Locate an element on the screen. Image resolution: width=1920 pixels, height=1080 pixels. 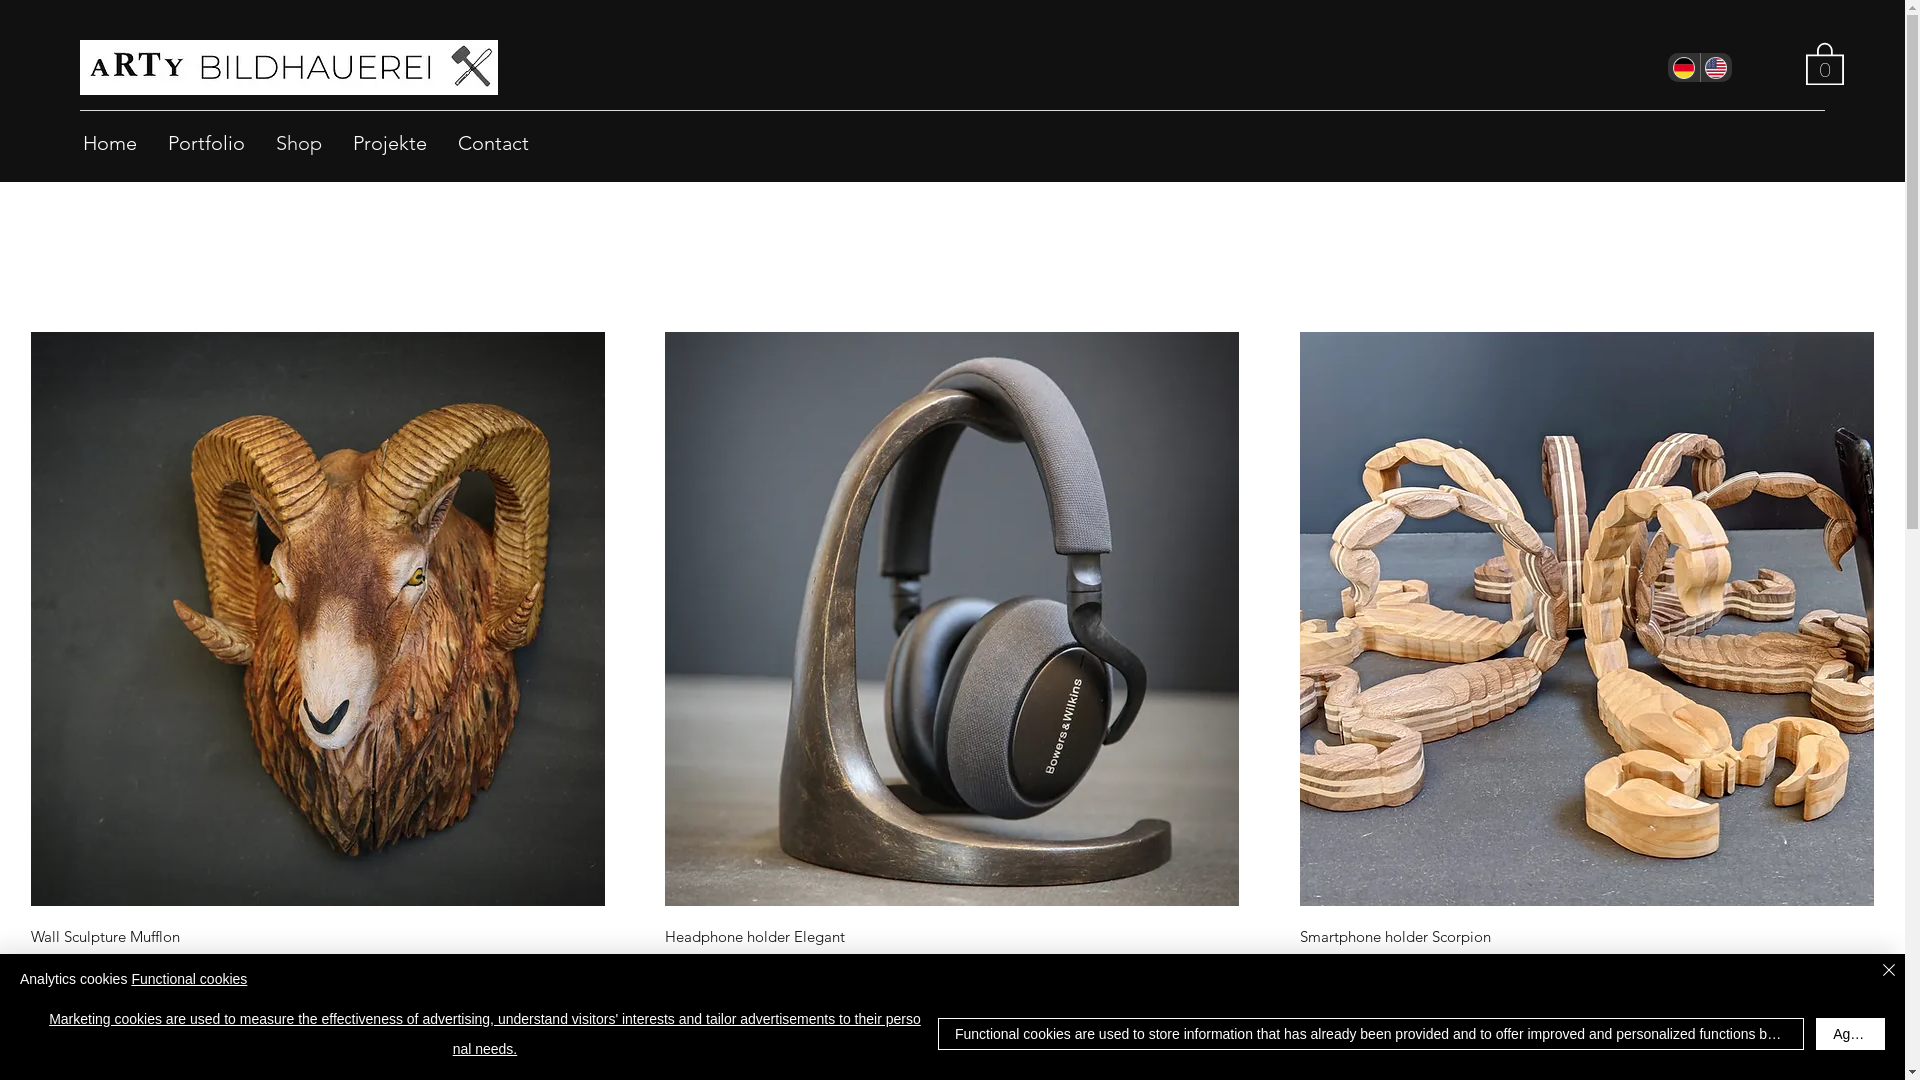
'Agree' is located at coordinates (1849, 1033).